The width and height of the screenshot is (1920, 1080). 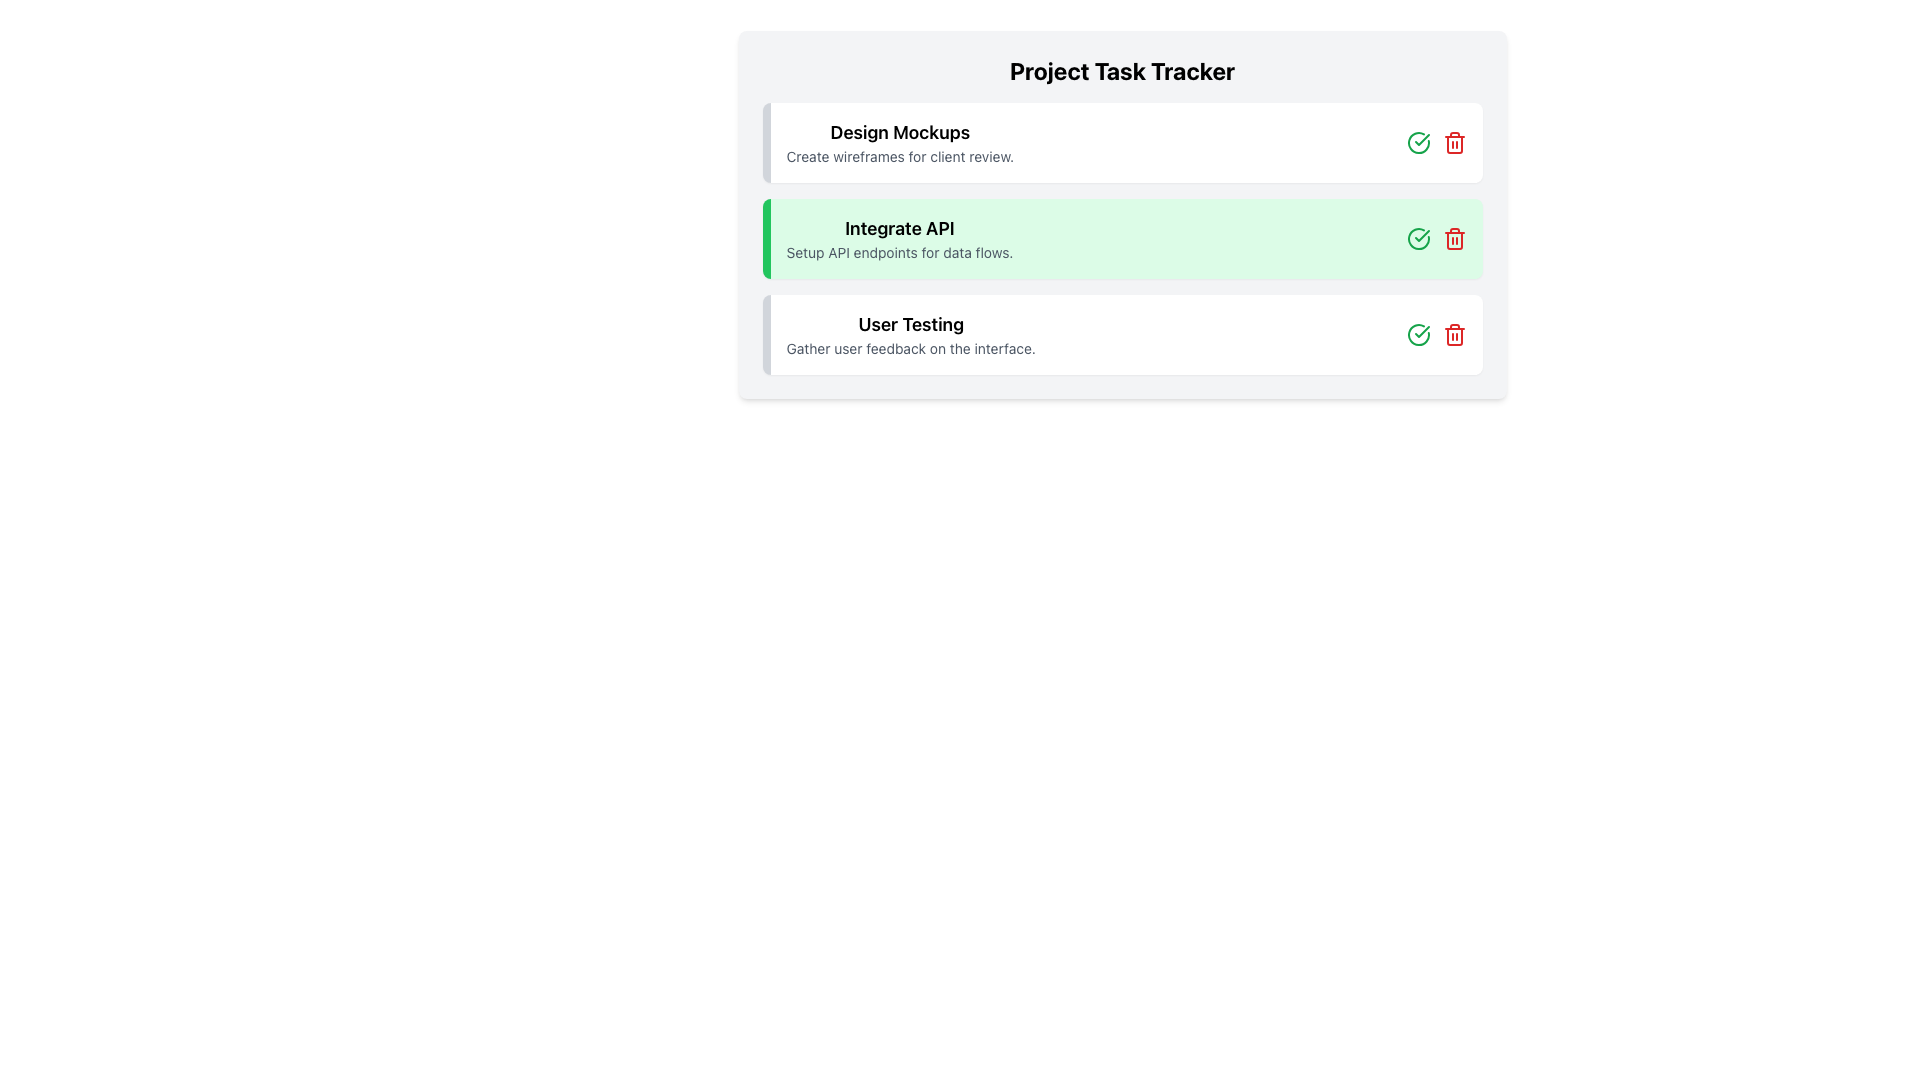 I want to click on text element that contains the string 'Setup API endpoints for data flows.' located beneath the 'Integrate API' heading in a green card segment, so click(x=898, y=252).